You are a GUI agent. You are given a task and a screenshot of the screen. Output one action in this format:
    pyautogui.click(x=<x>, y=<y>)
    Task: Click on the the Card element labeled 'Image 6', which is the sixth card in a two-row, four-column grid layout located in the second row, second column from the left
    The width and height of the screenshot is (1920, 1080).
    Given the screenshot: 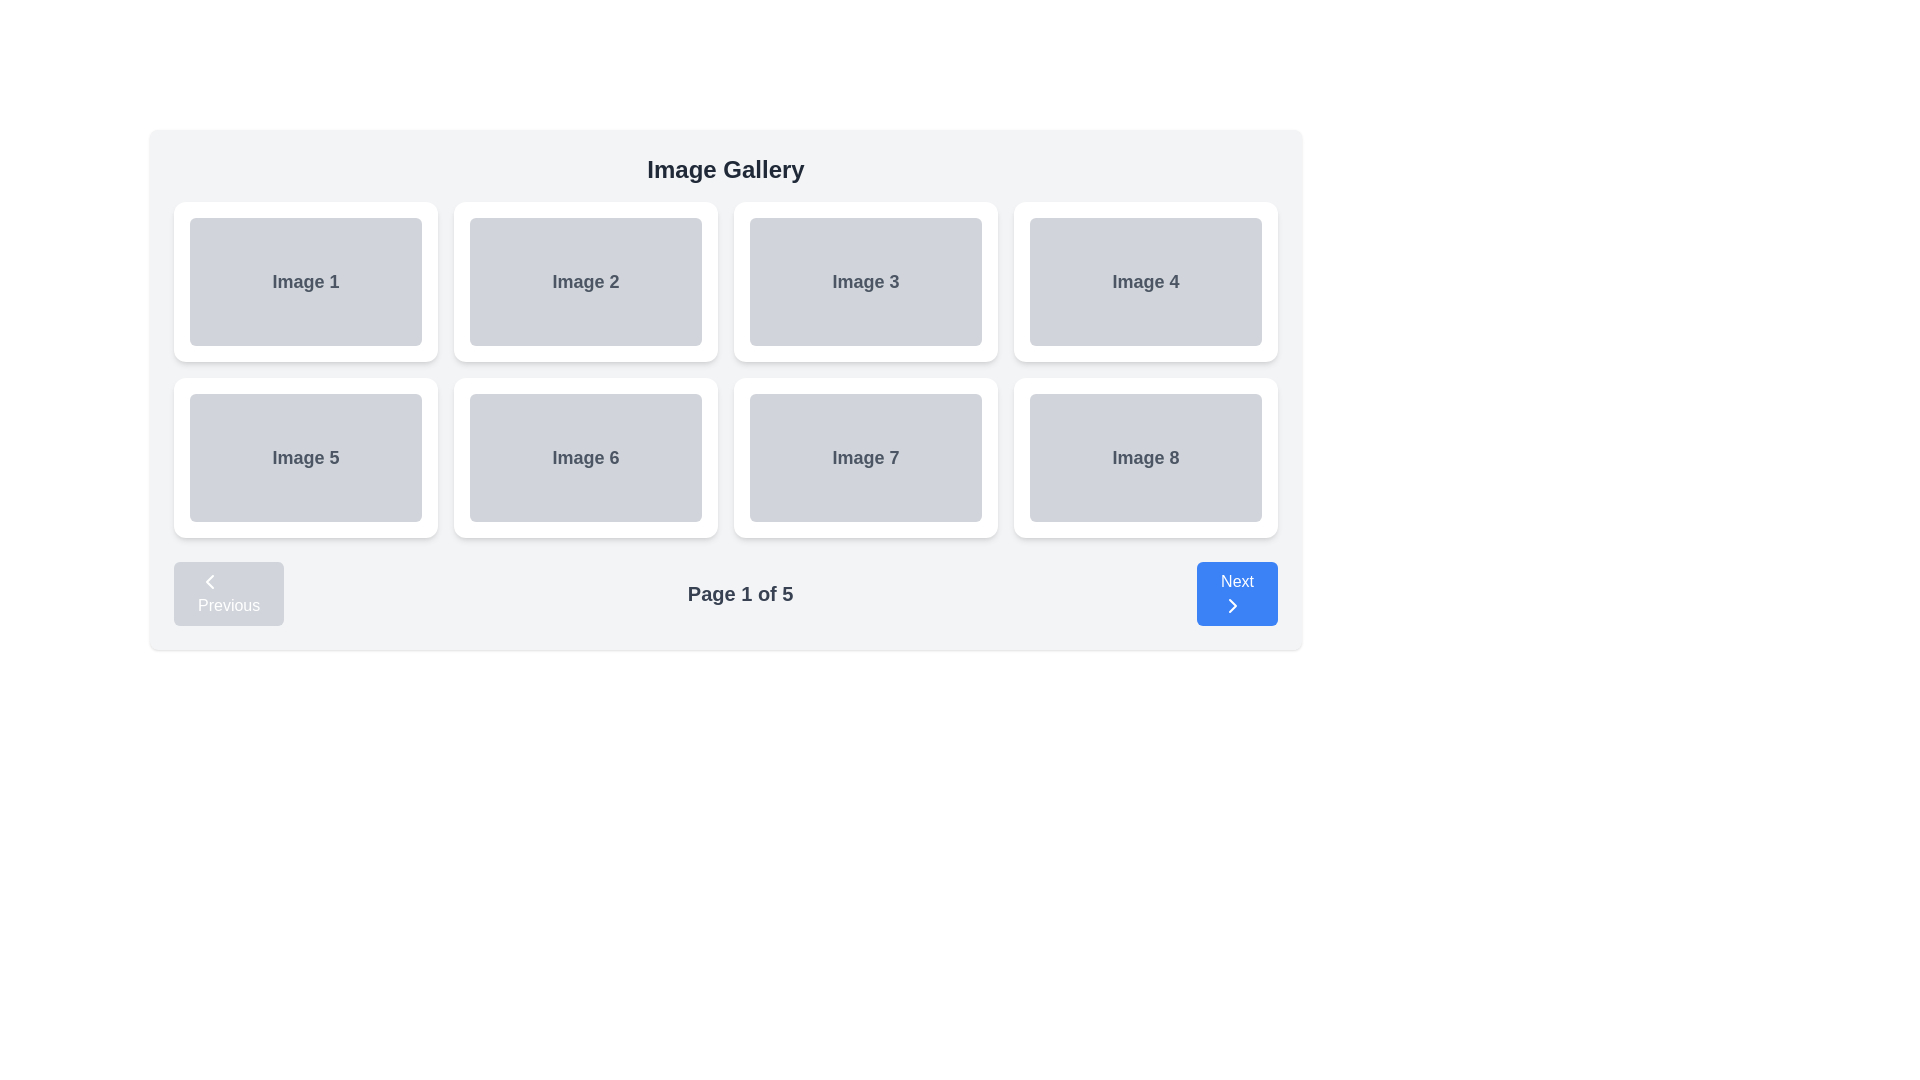 What is the action you would take?
    pyautogui.click(x=584, y=458)
    